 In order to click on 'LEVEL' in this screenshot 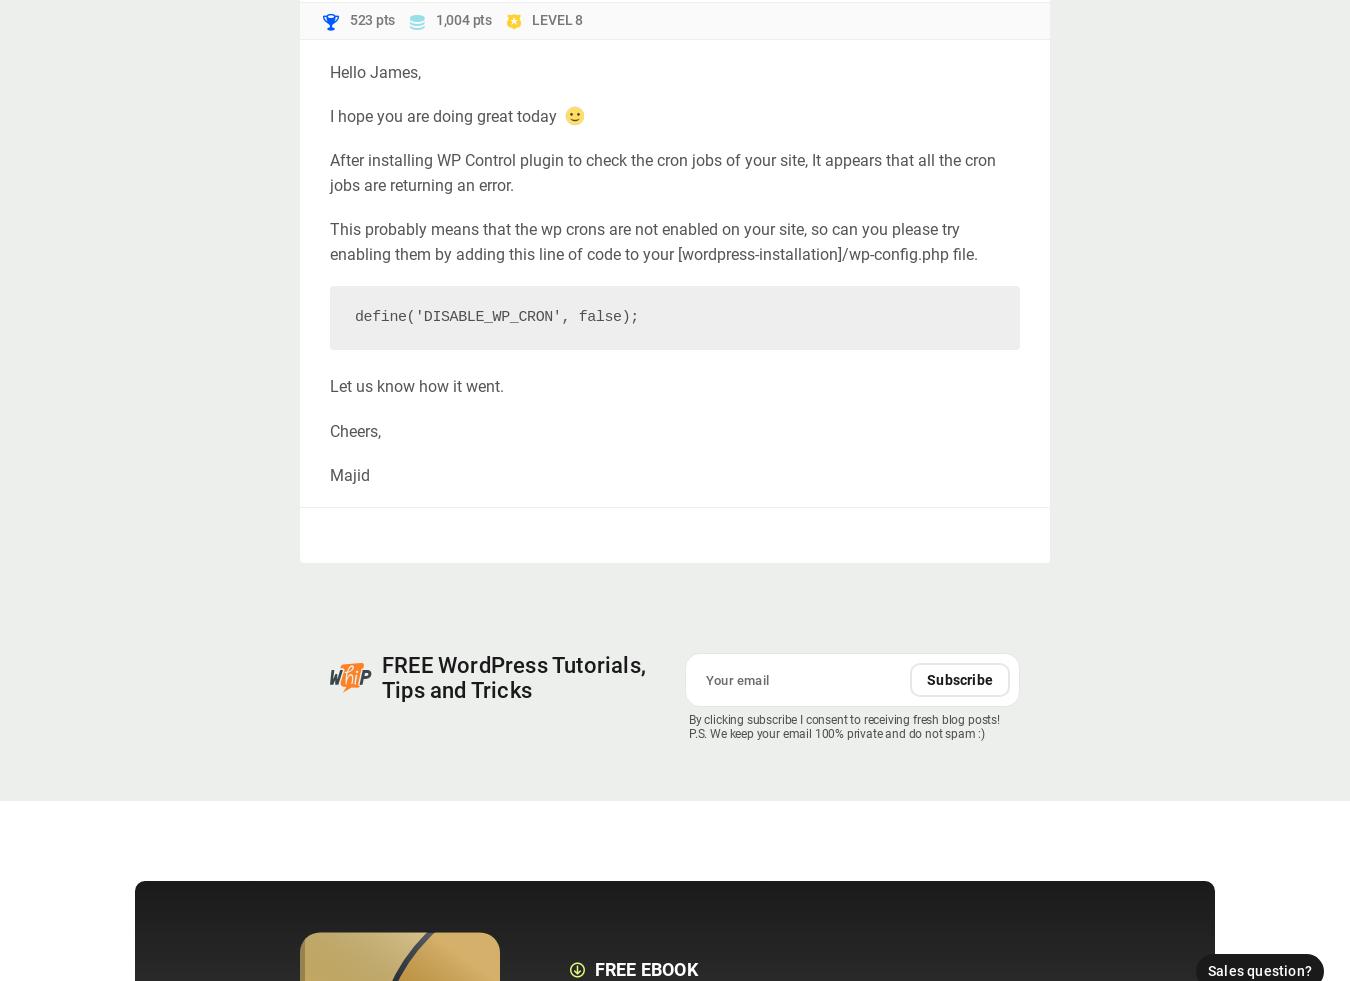, I will do `click(552, 19)`.